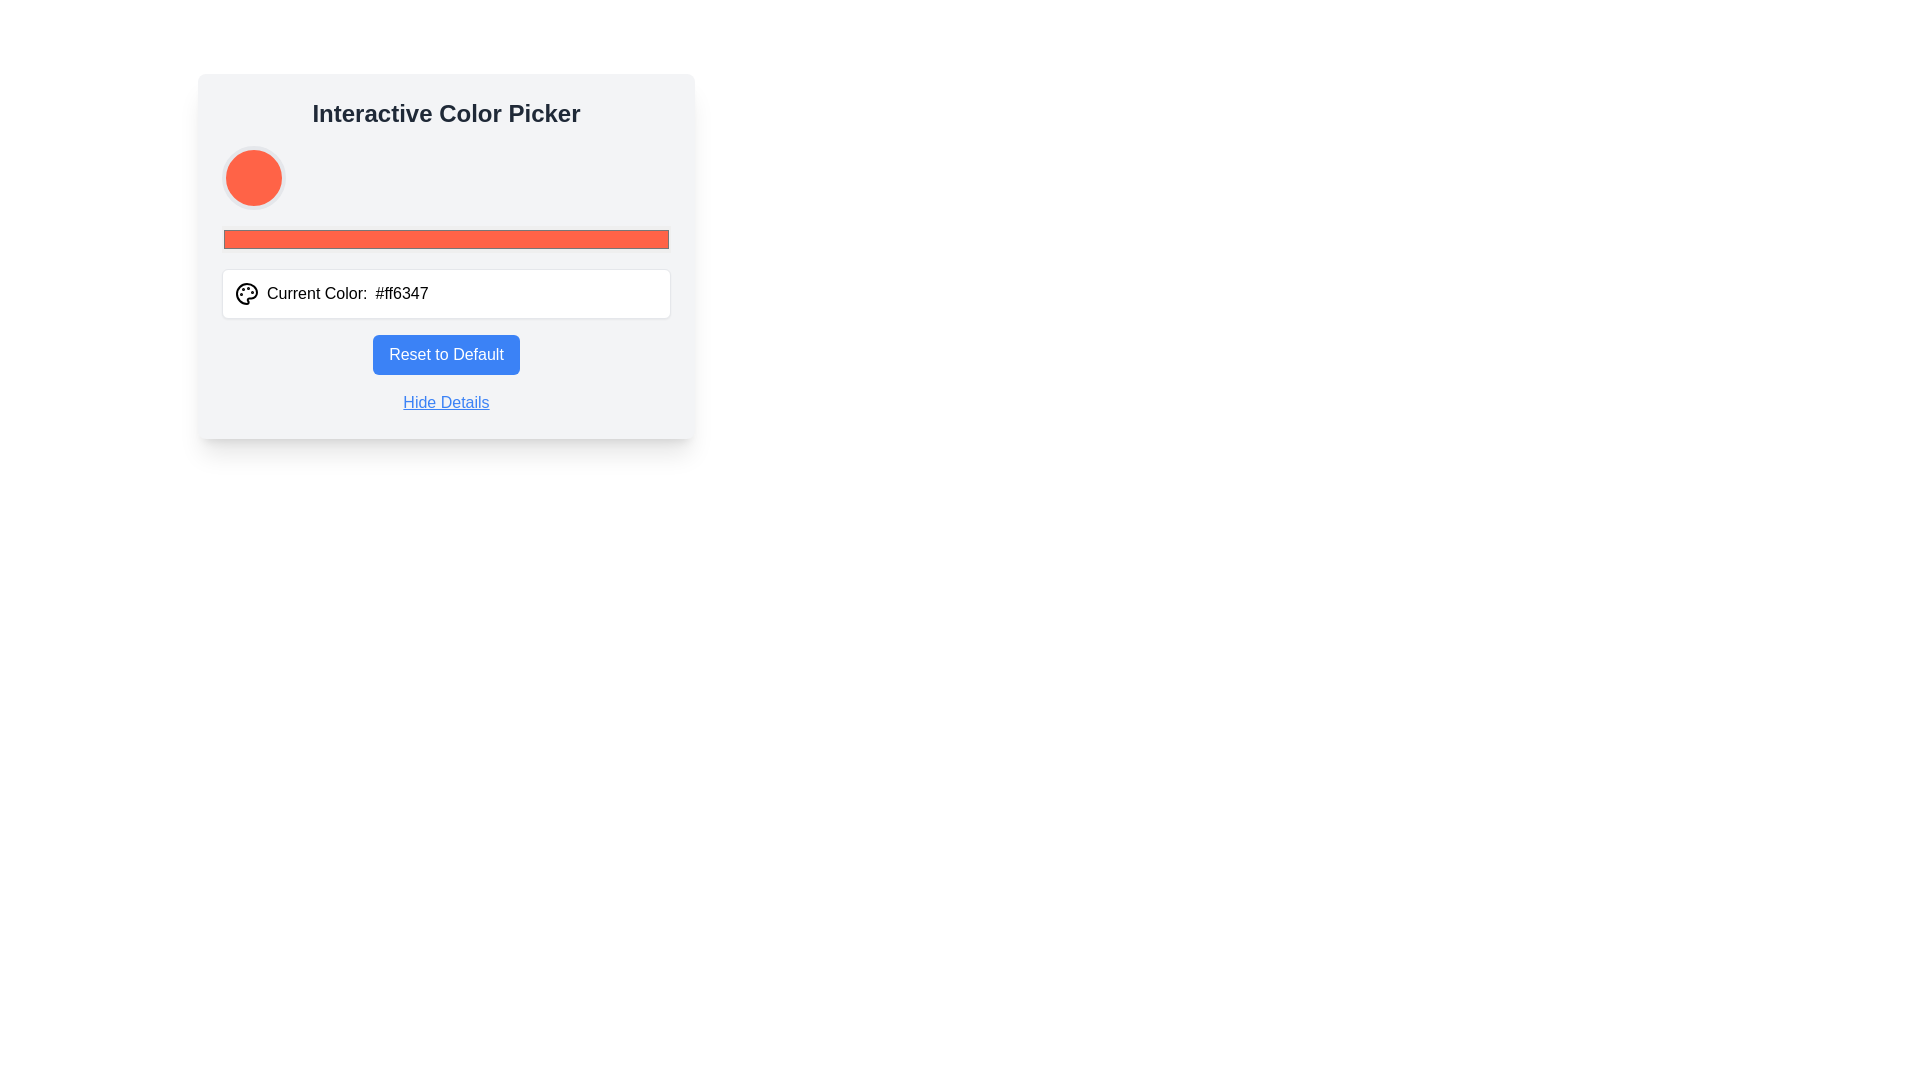  What do you see at coordinates (467, 238) in the screenshot?
I see `the slider value` at bounding box center [467, 238].